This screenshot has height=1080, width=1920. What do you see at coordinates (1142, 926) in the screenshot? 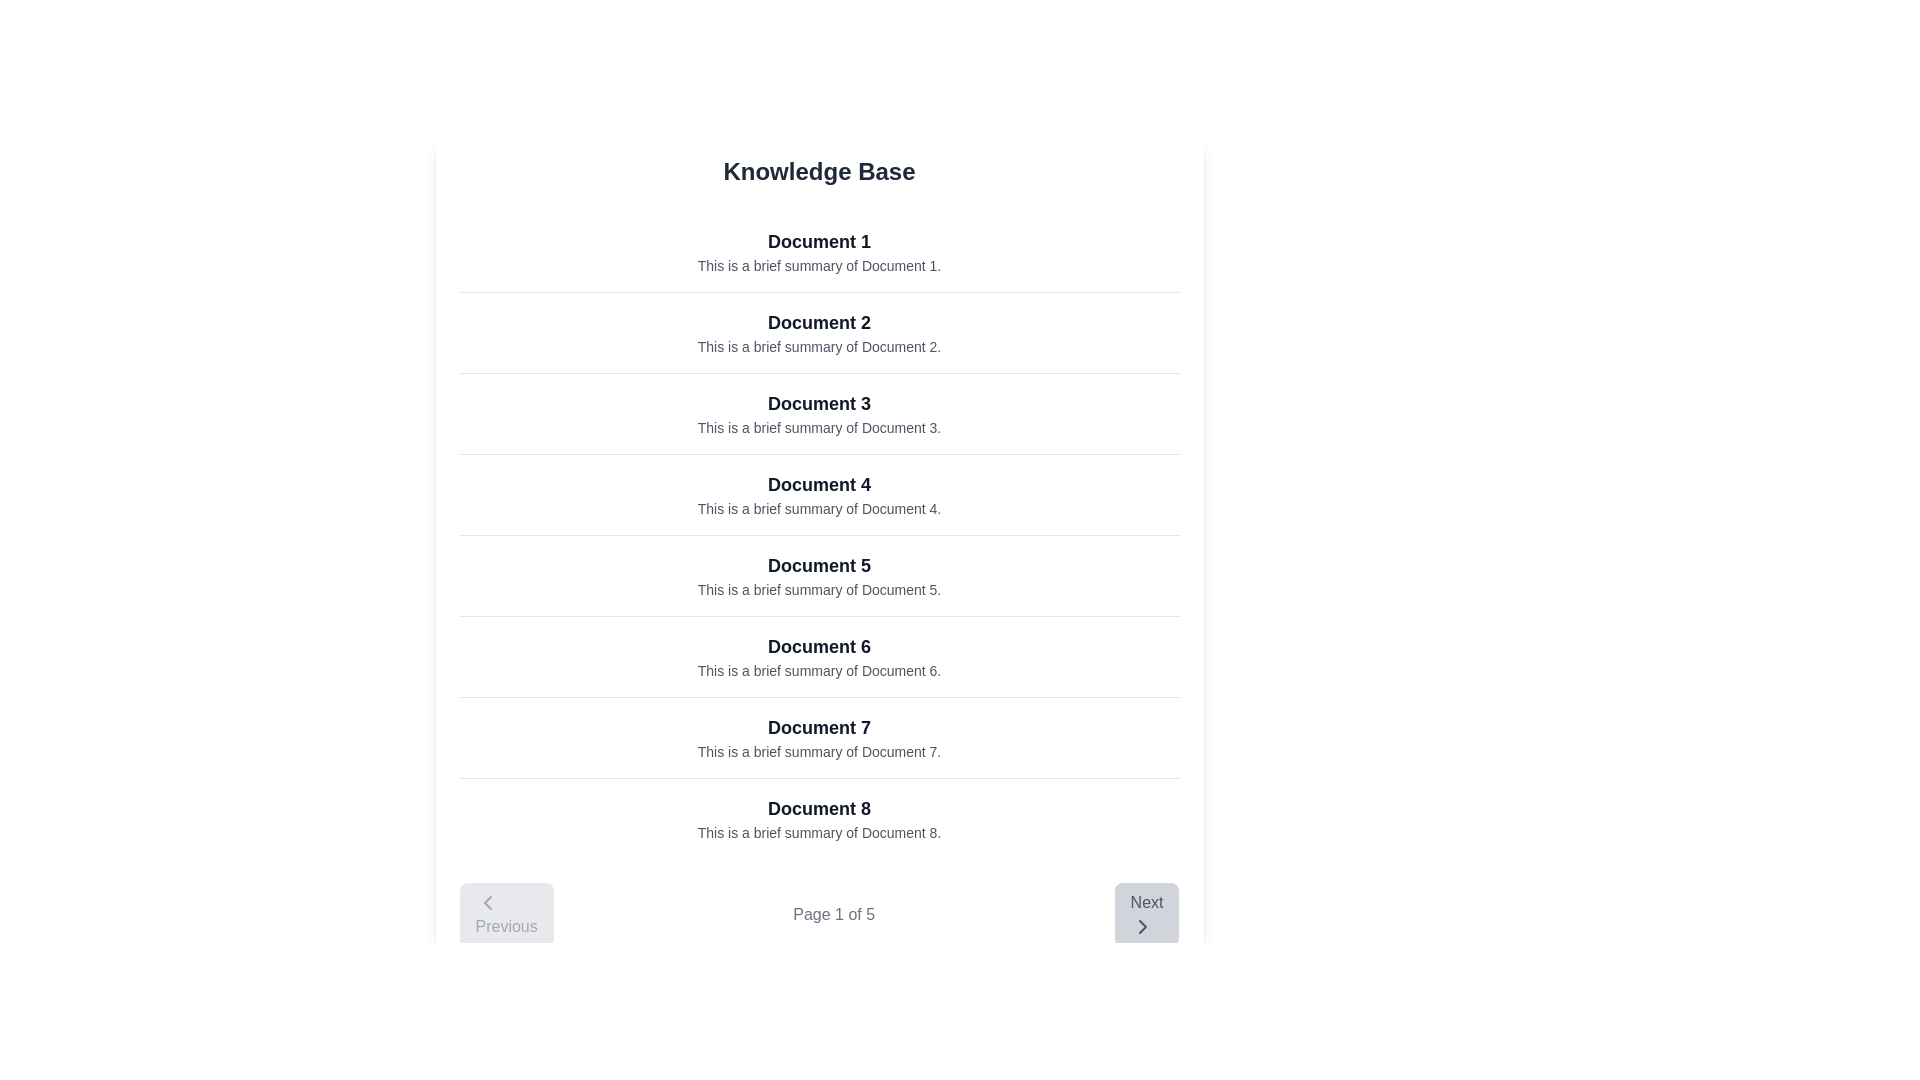
I see `the right-pointing chevron icon within the 'Next' button located at the bottom-right corner of the interface` at bounding box center [1142, 926].